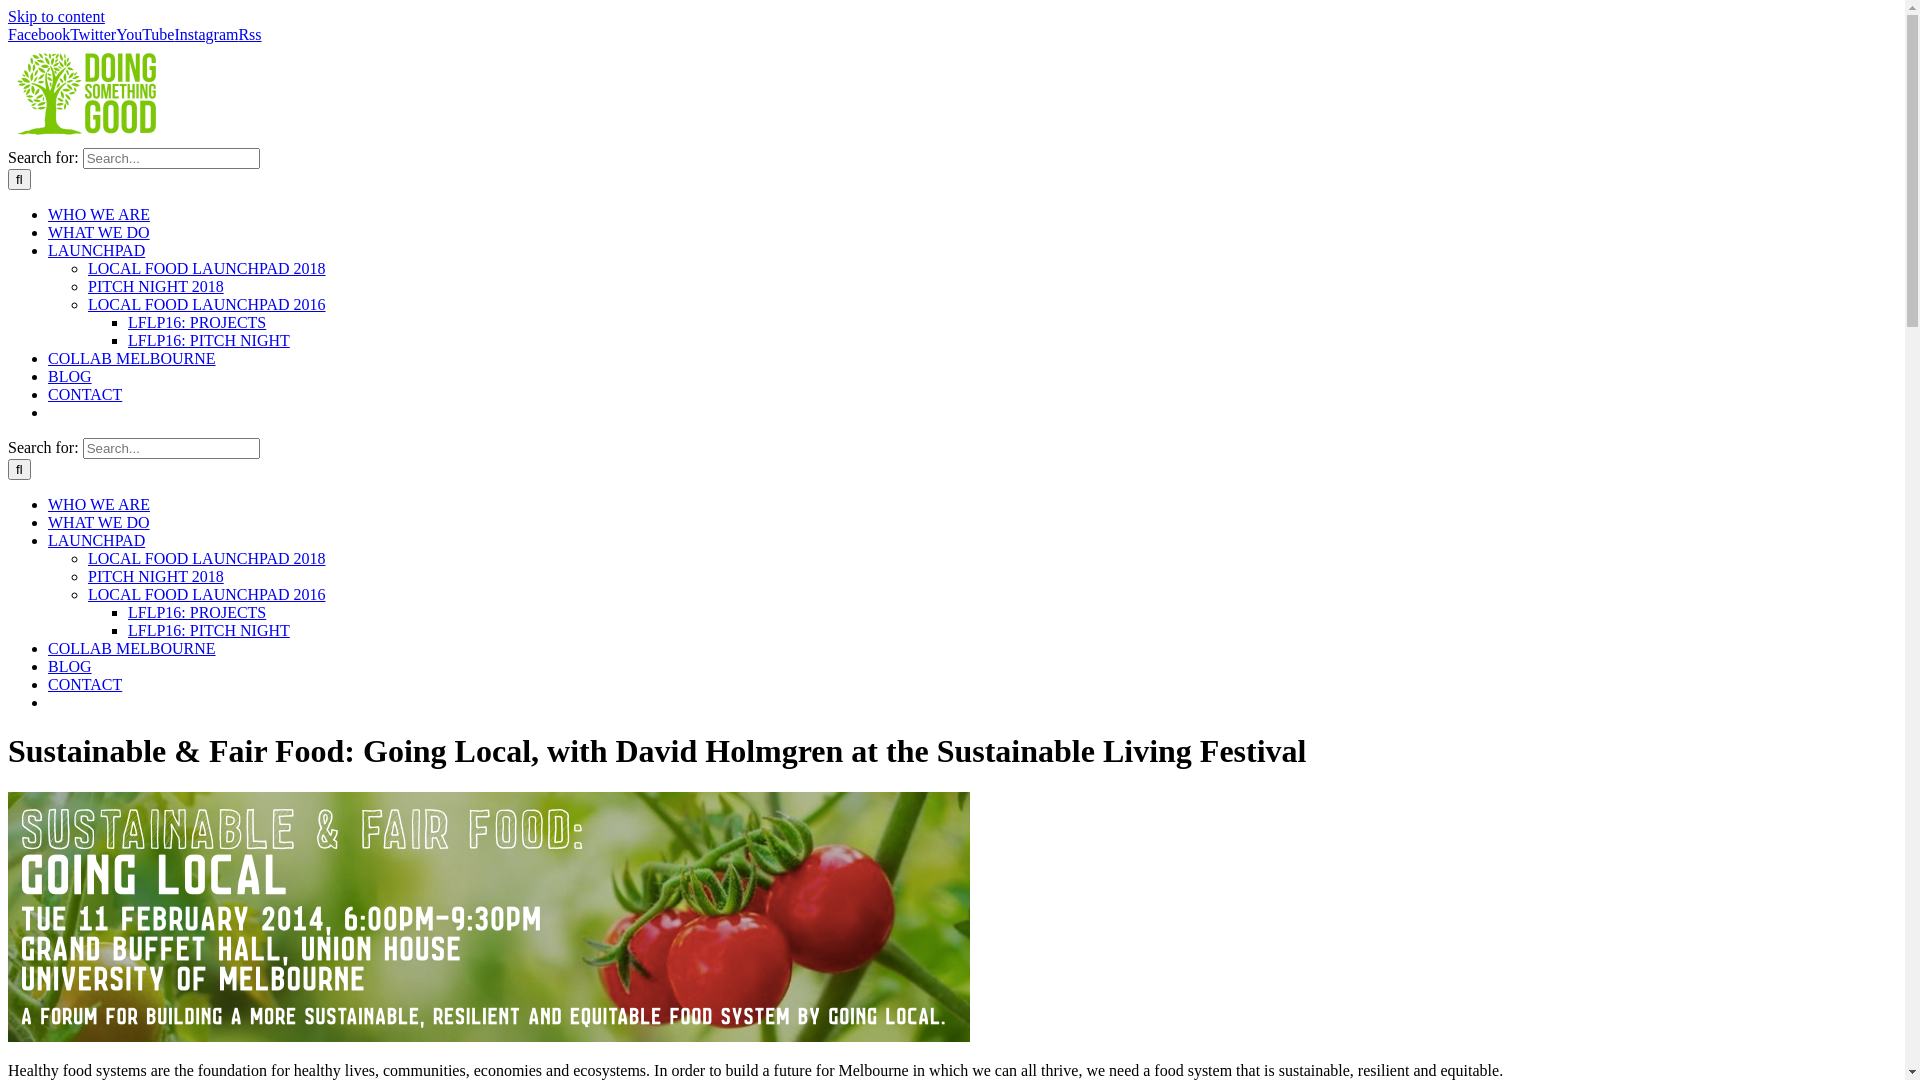  What do you see at coordinates (48, 540) in the screenshot?
I see `'LAUNCHPAD'` at bounding box center [48, 540].